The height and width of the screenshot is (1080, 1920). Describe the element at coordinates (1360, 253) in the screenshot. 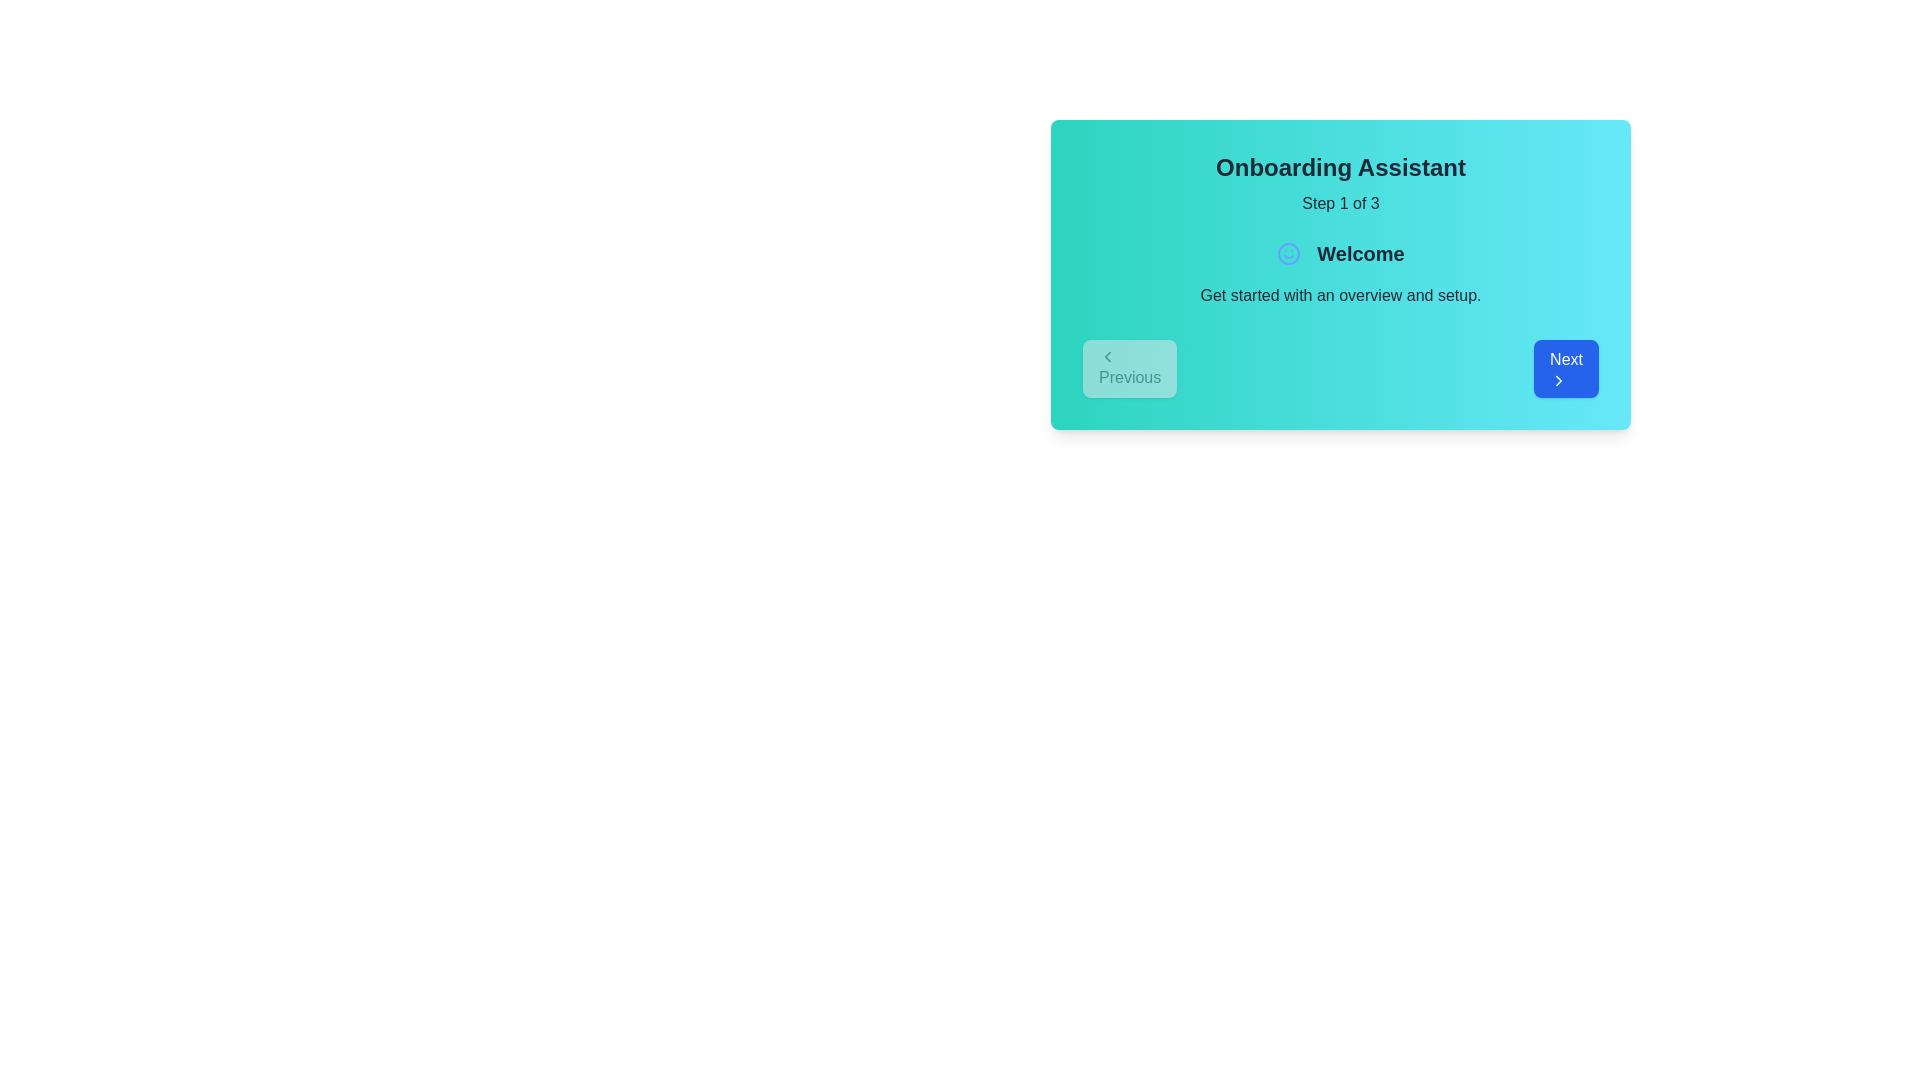

I see `the text label displaying 'Welcome' in bold styling, located in the upper section of the interface card with a light blue background` at that location.